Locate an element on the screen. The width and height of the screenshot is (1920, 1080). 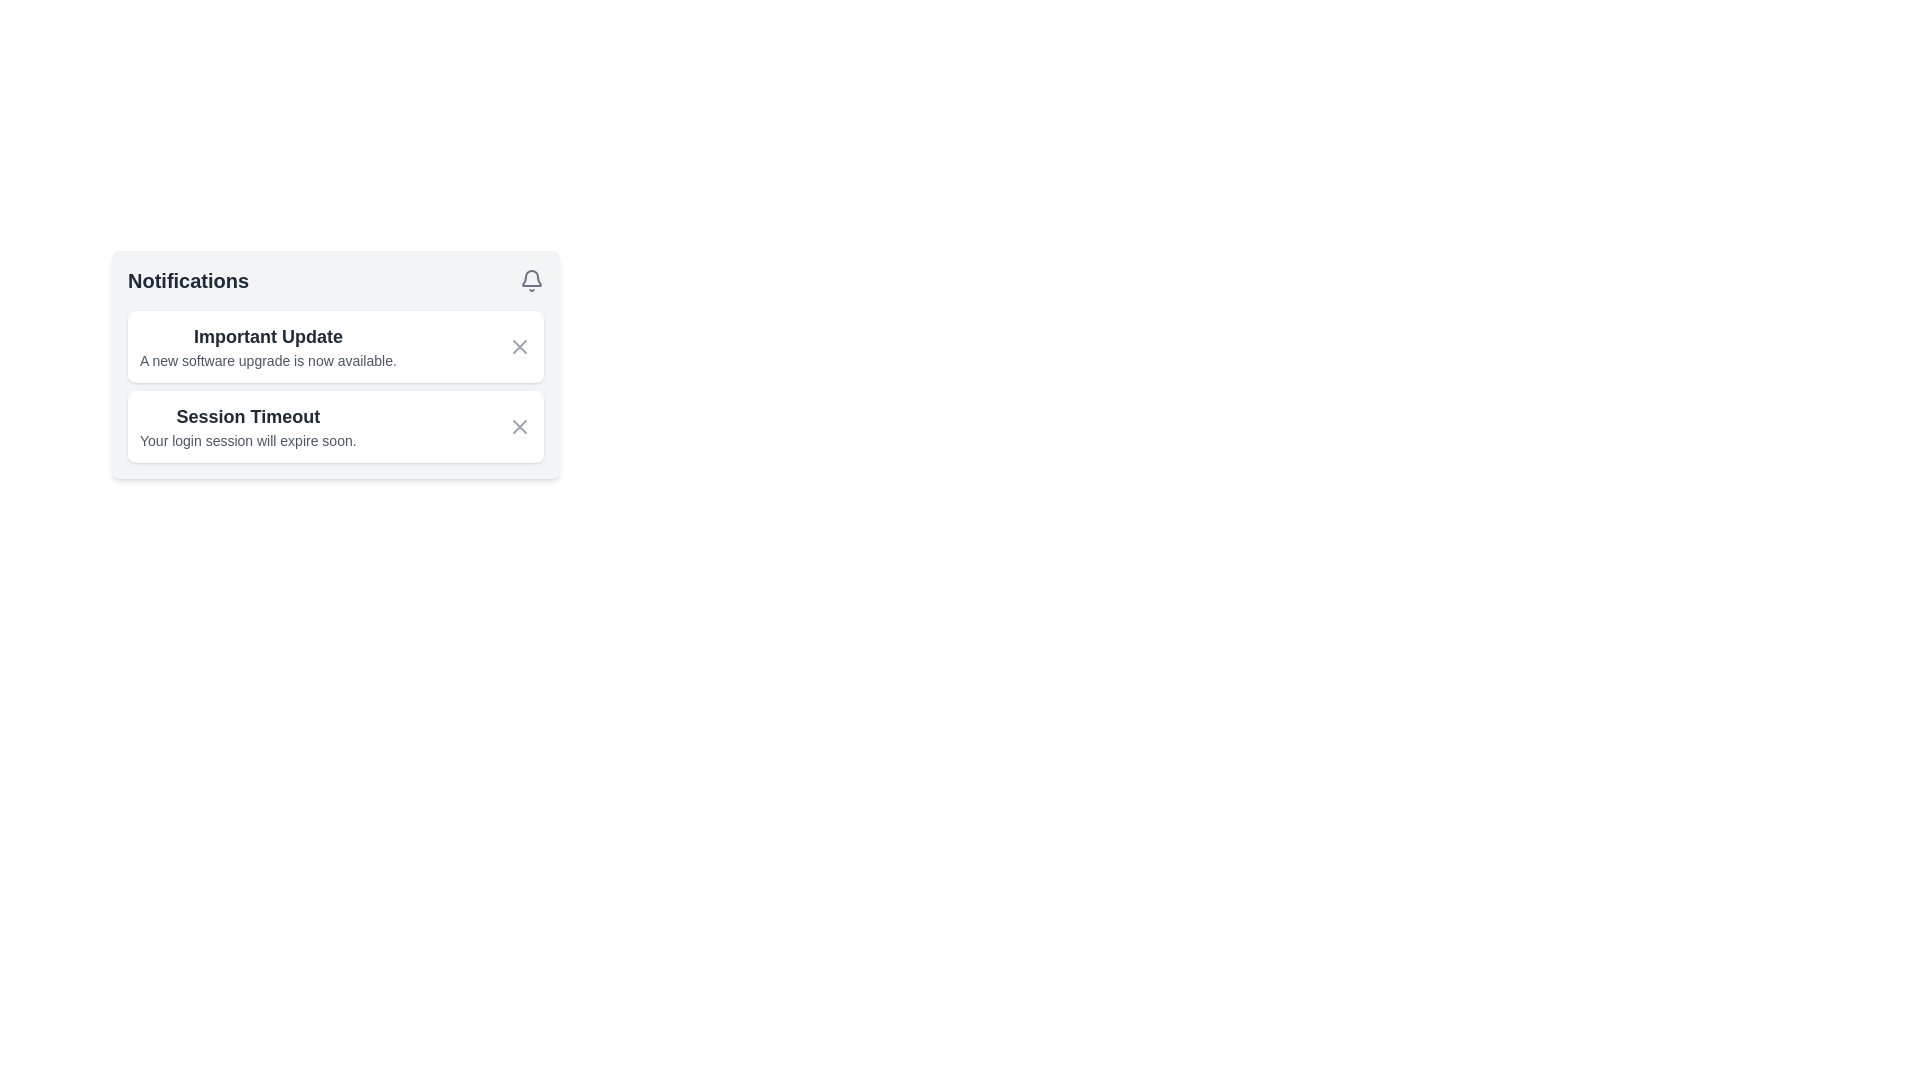
the static text element that serves as the title for the notification message, positioned above the message regarding the software upgrade is located at coordinates (267, 335).